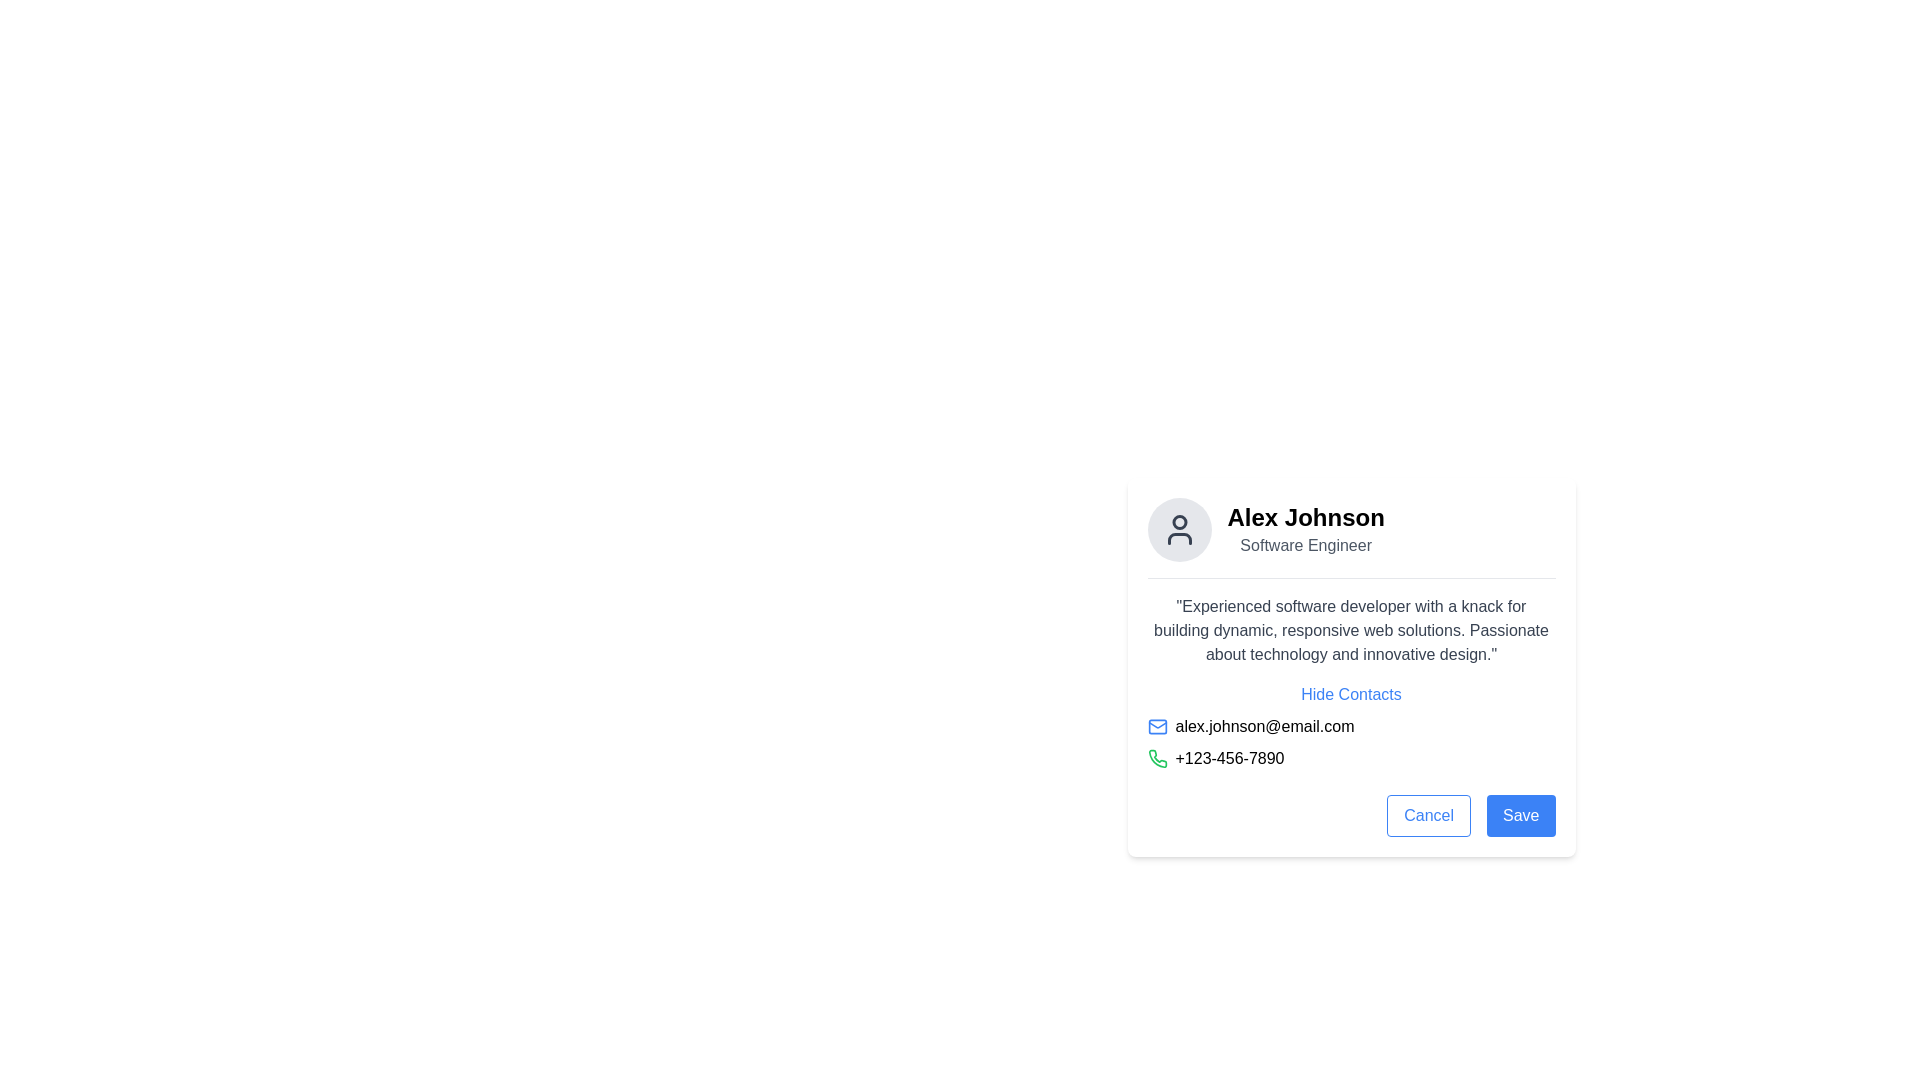  Describe the element at coordinates (1179, 528) in the screenshot. I see `the user profile icon represented as a circular avatar, located to the left of the text 'Alex Johnson' and 'Software Engineer' in the profile header layout` at that location.